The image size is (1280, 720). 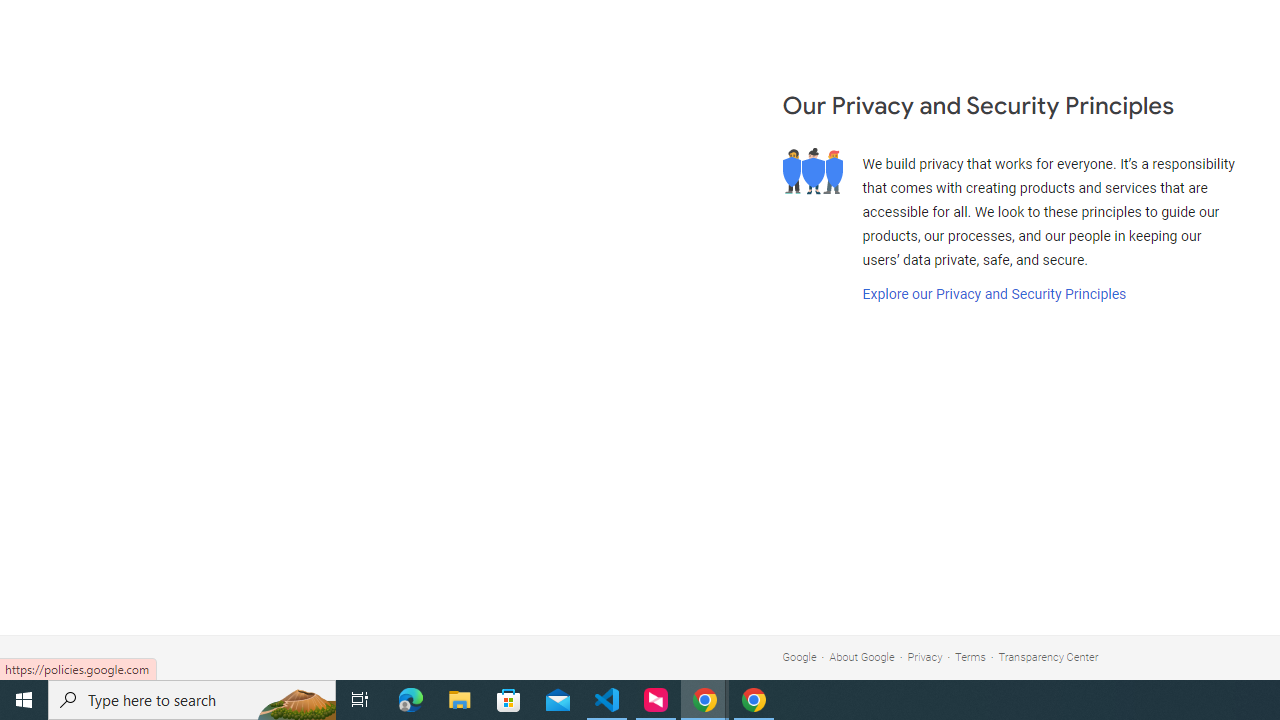 I want to click on 'Transparency Center', so click(x=1047, y=657).